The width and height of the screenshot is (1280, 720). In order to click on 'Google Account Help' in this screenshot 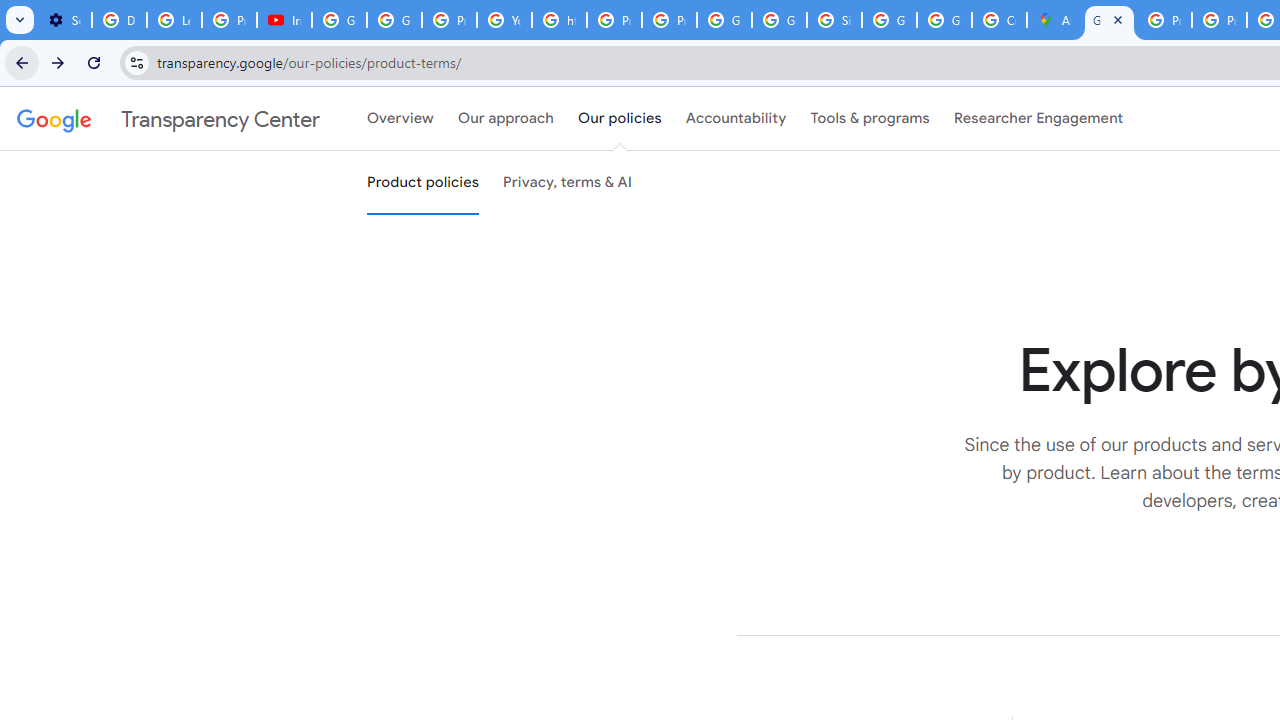, I will do `click(339, 20)`.